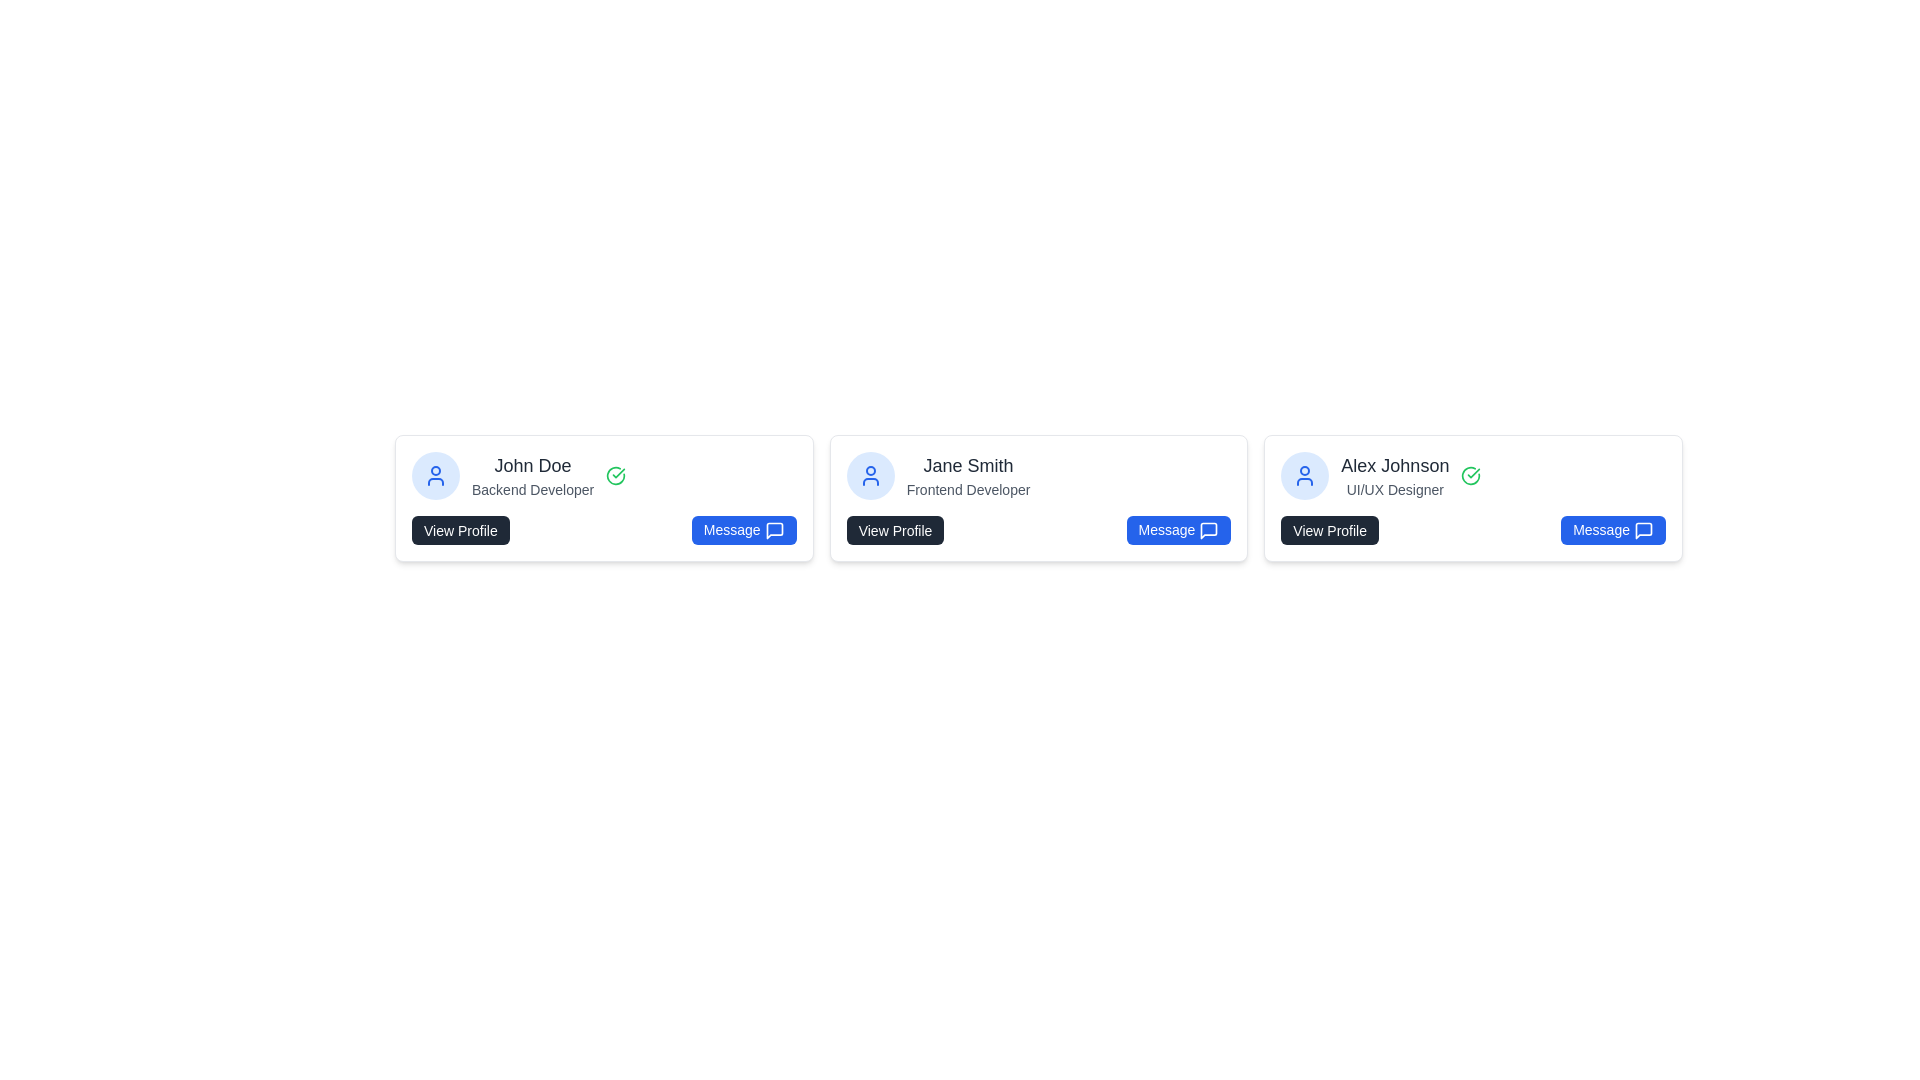  What do you see at coordinates (1178, 529) in the screenshot?
I see `the 'Message' button, which is a rounded rectangle with a blue background and white text, to initiate a message` at bounding box center [1178, 529].